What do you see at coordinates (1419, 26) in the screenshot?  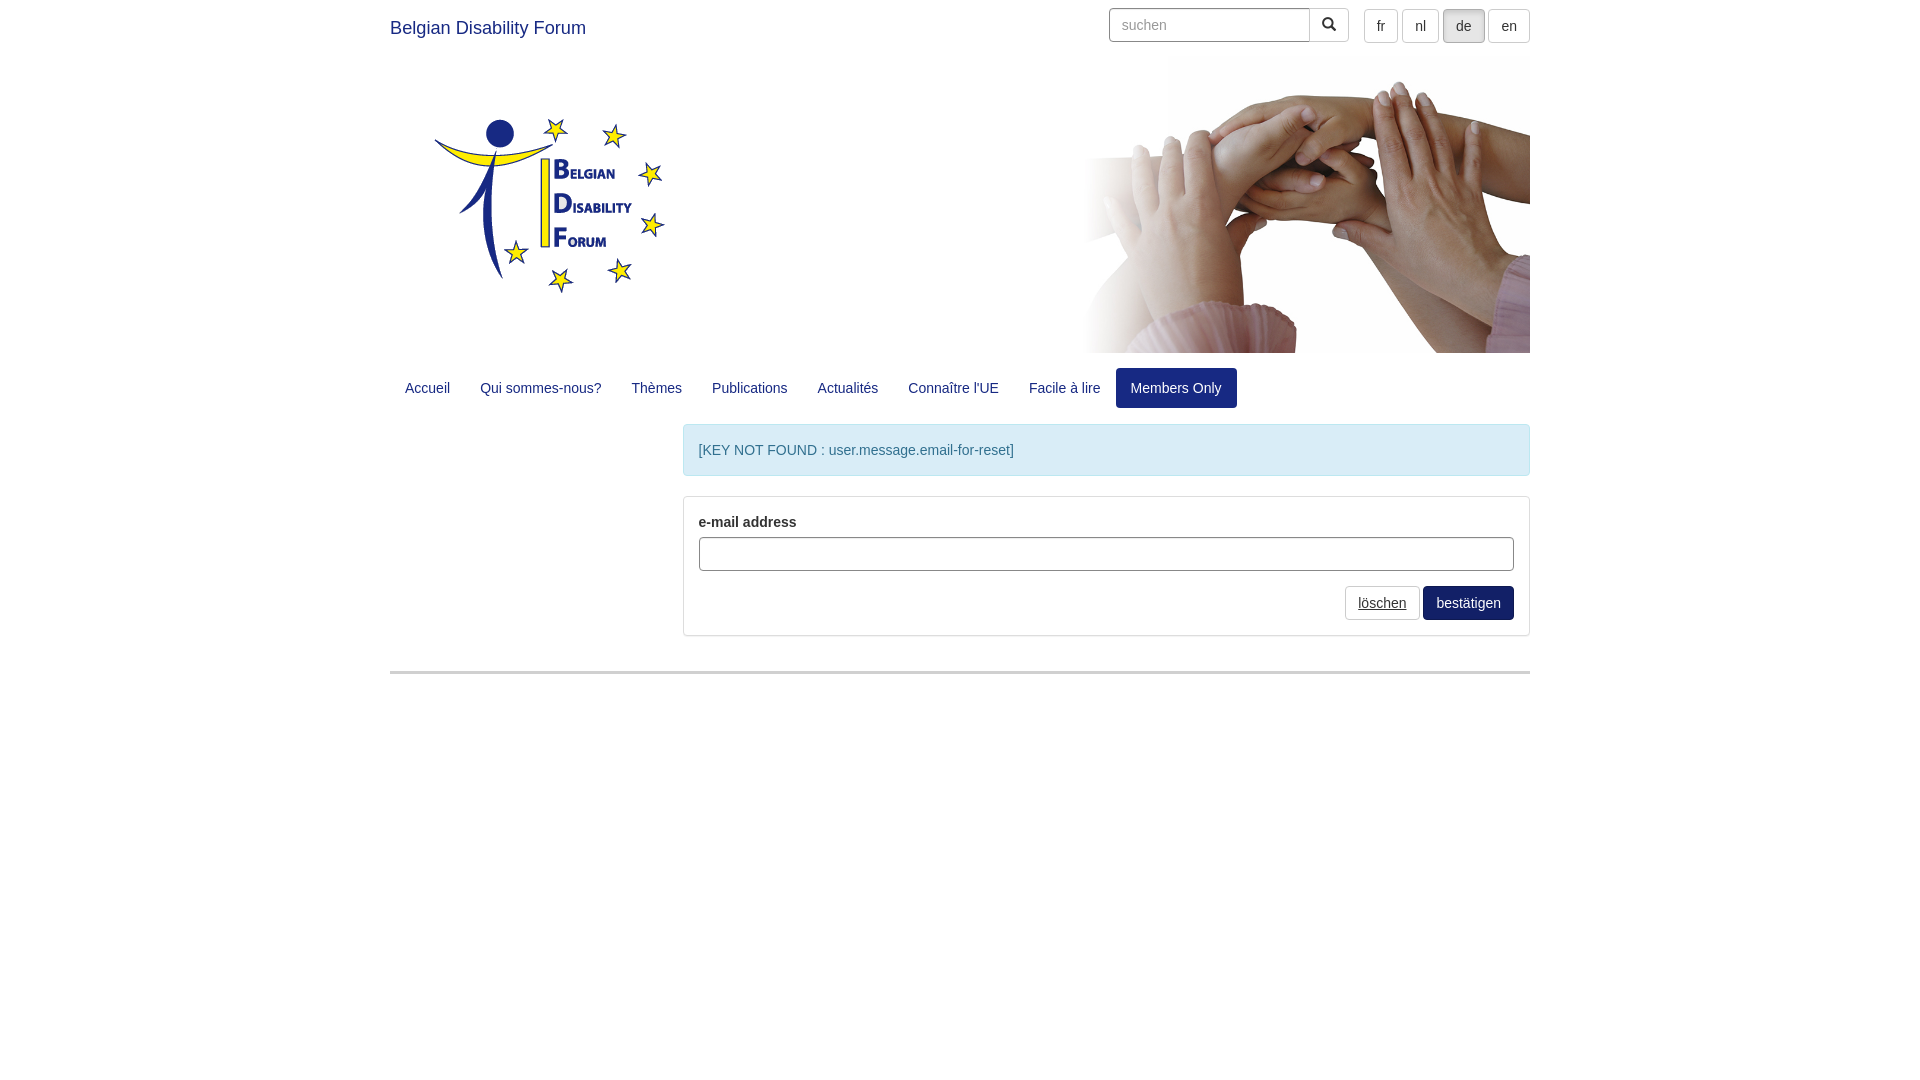 I see `'nl'` at bounding box center [1419, 26].